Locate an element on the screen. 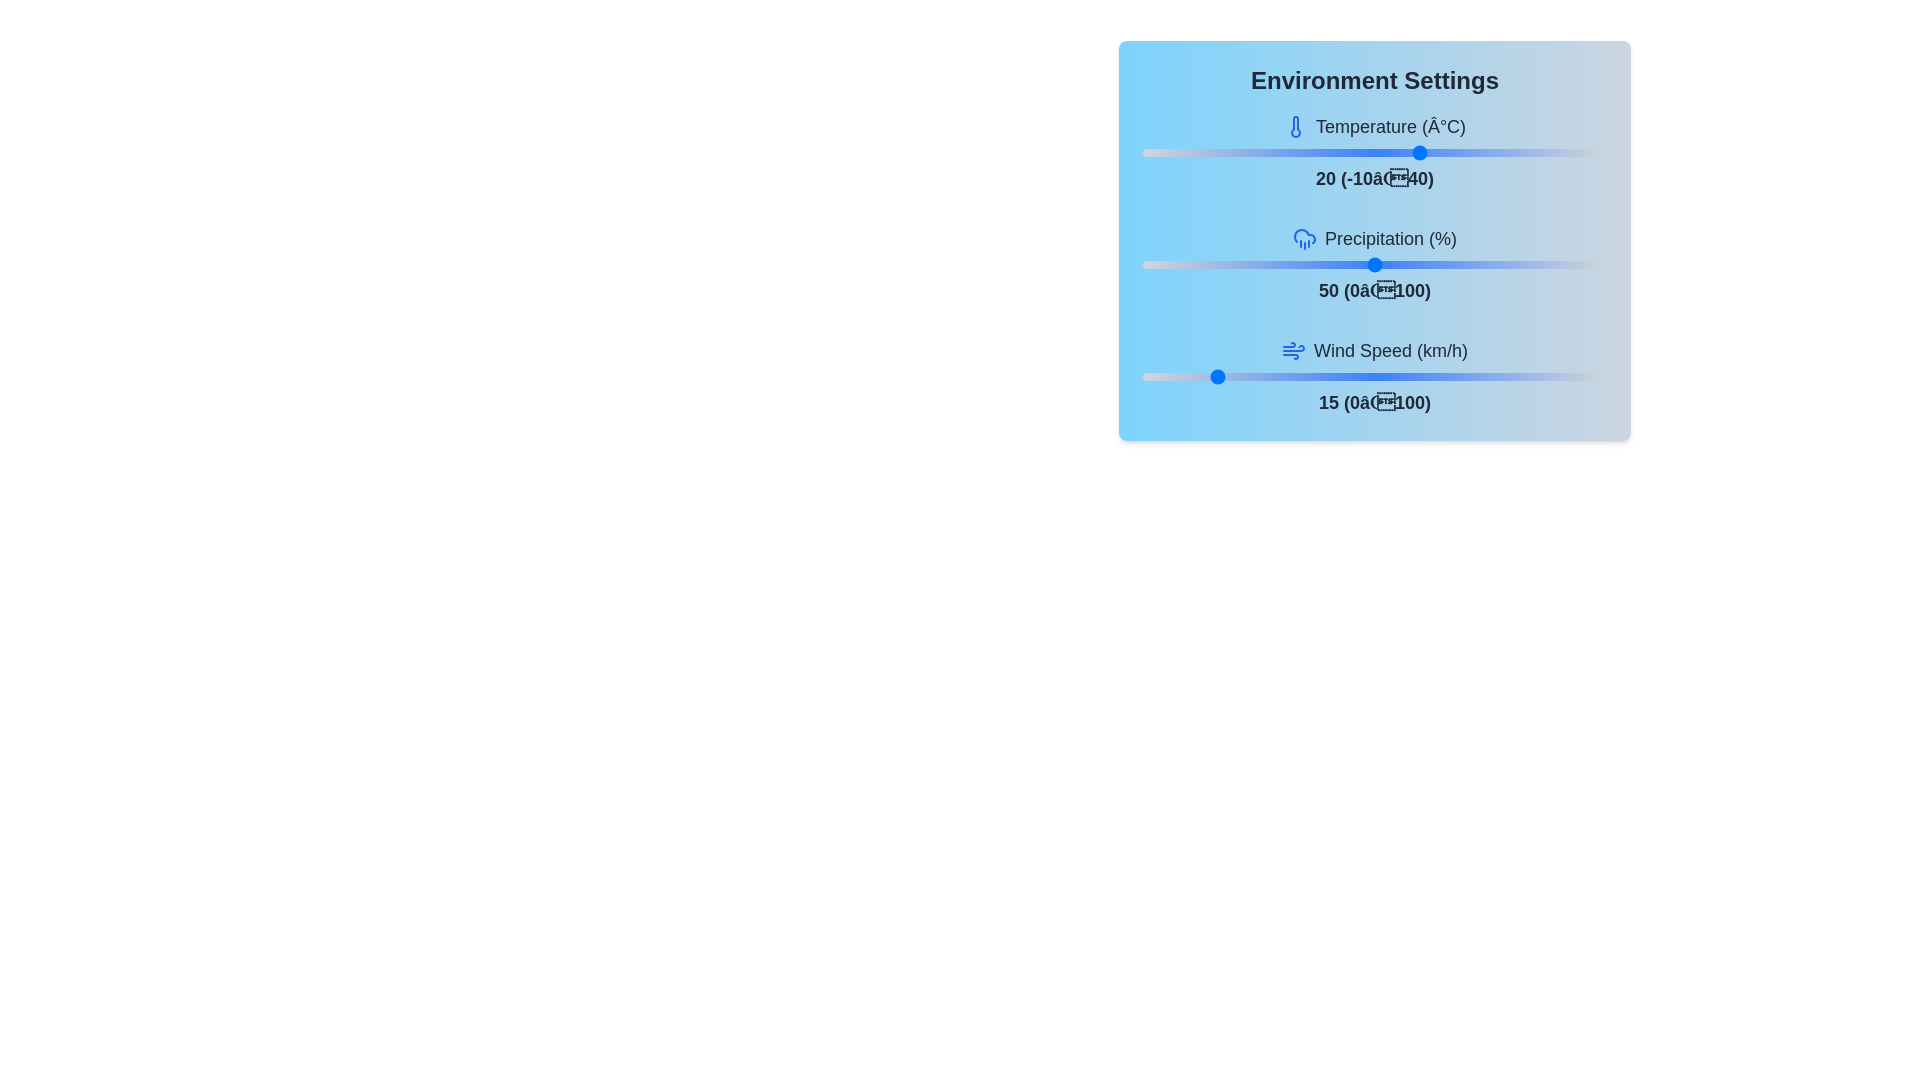  the cloud-shaped decorative icon with rain droplets, located to the left of the 'Precipitation (%)' label in the Environment Settings section is located at coordinates (1305, 238).